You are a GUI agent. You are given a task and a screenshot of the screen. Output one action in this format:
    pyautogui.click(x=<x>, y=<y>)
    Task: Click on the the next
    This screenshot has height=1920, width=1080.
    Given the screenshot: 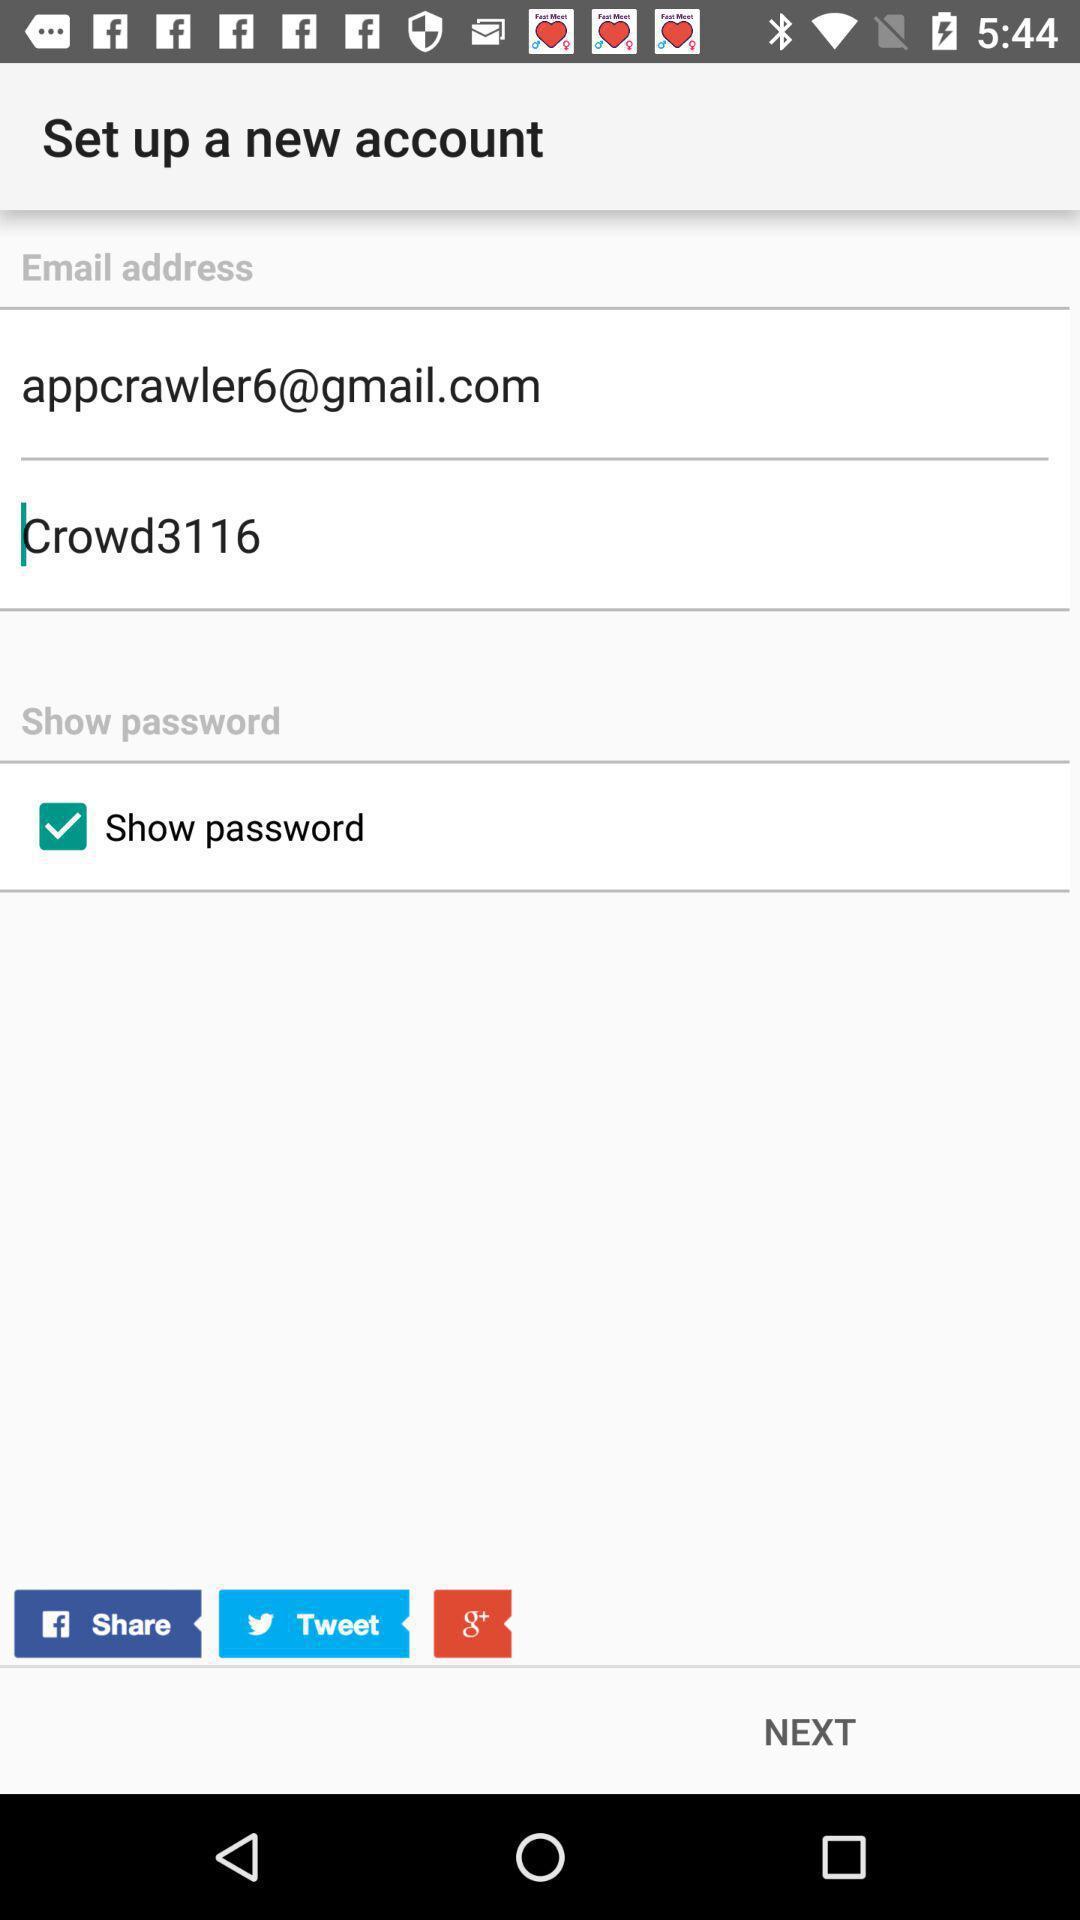 What is the action you would take?
    pyautogui.click(x=810, y=1730)
    